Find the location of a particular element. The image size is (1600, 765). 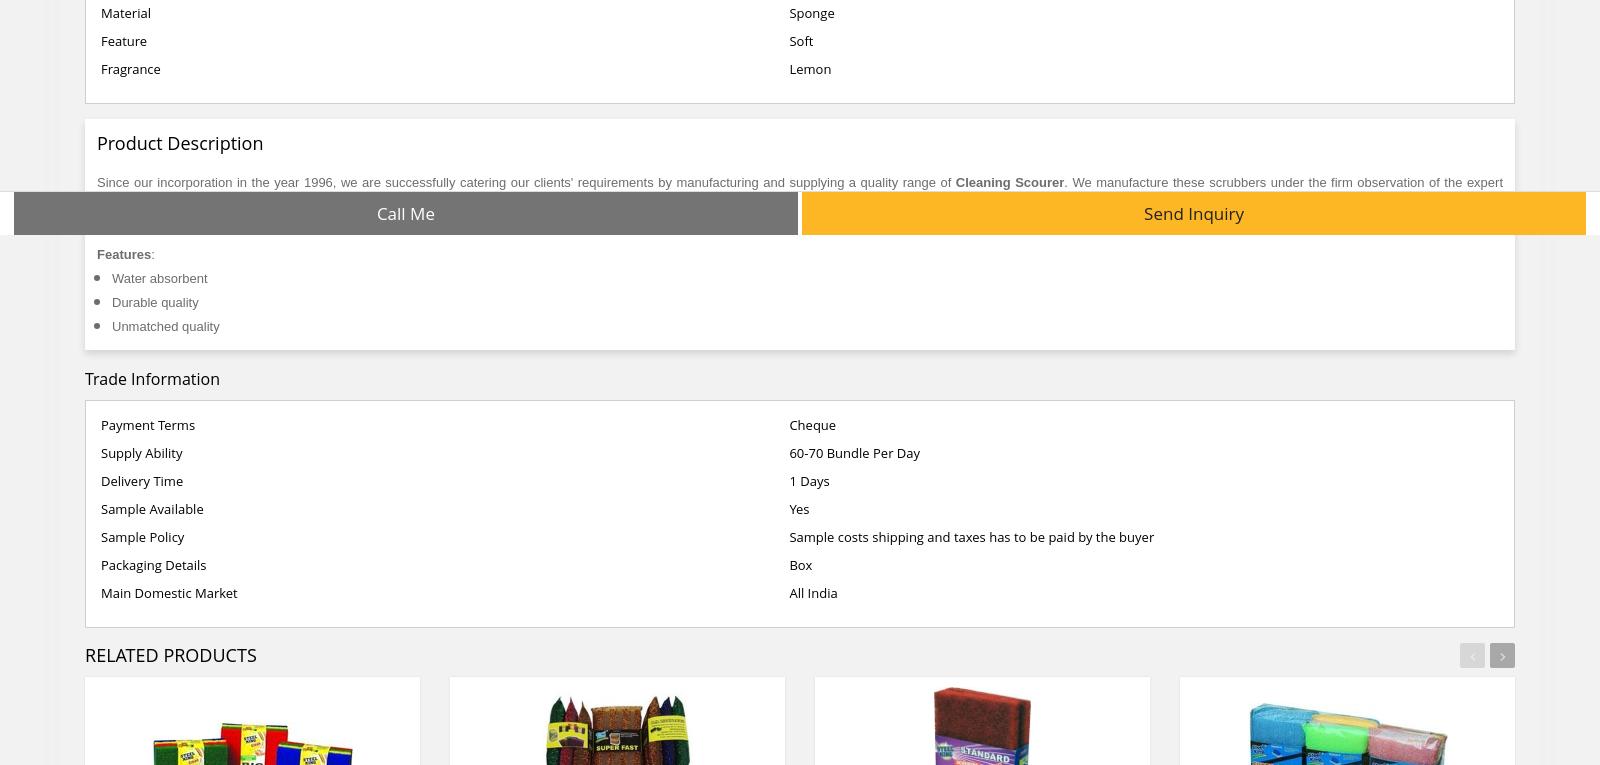

'Unmatched quality' is located at coordinates (164, 326).